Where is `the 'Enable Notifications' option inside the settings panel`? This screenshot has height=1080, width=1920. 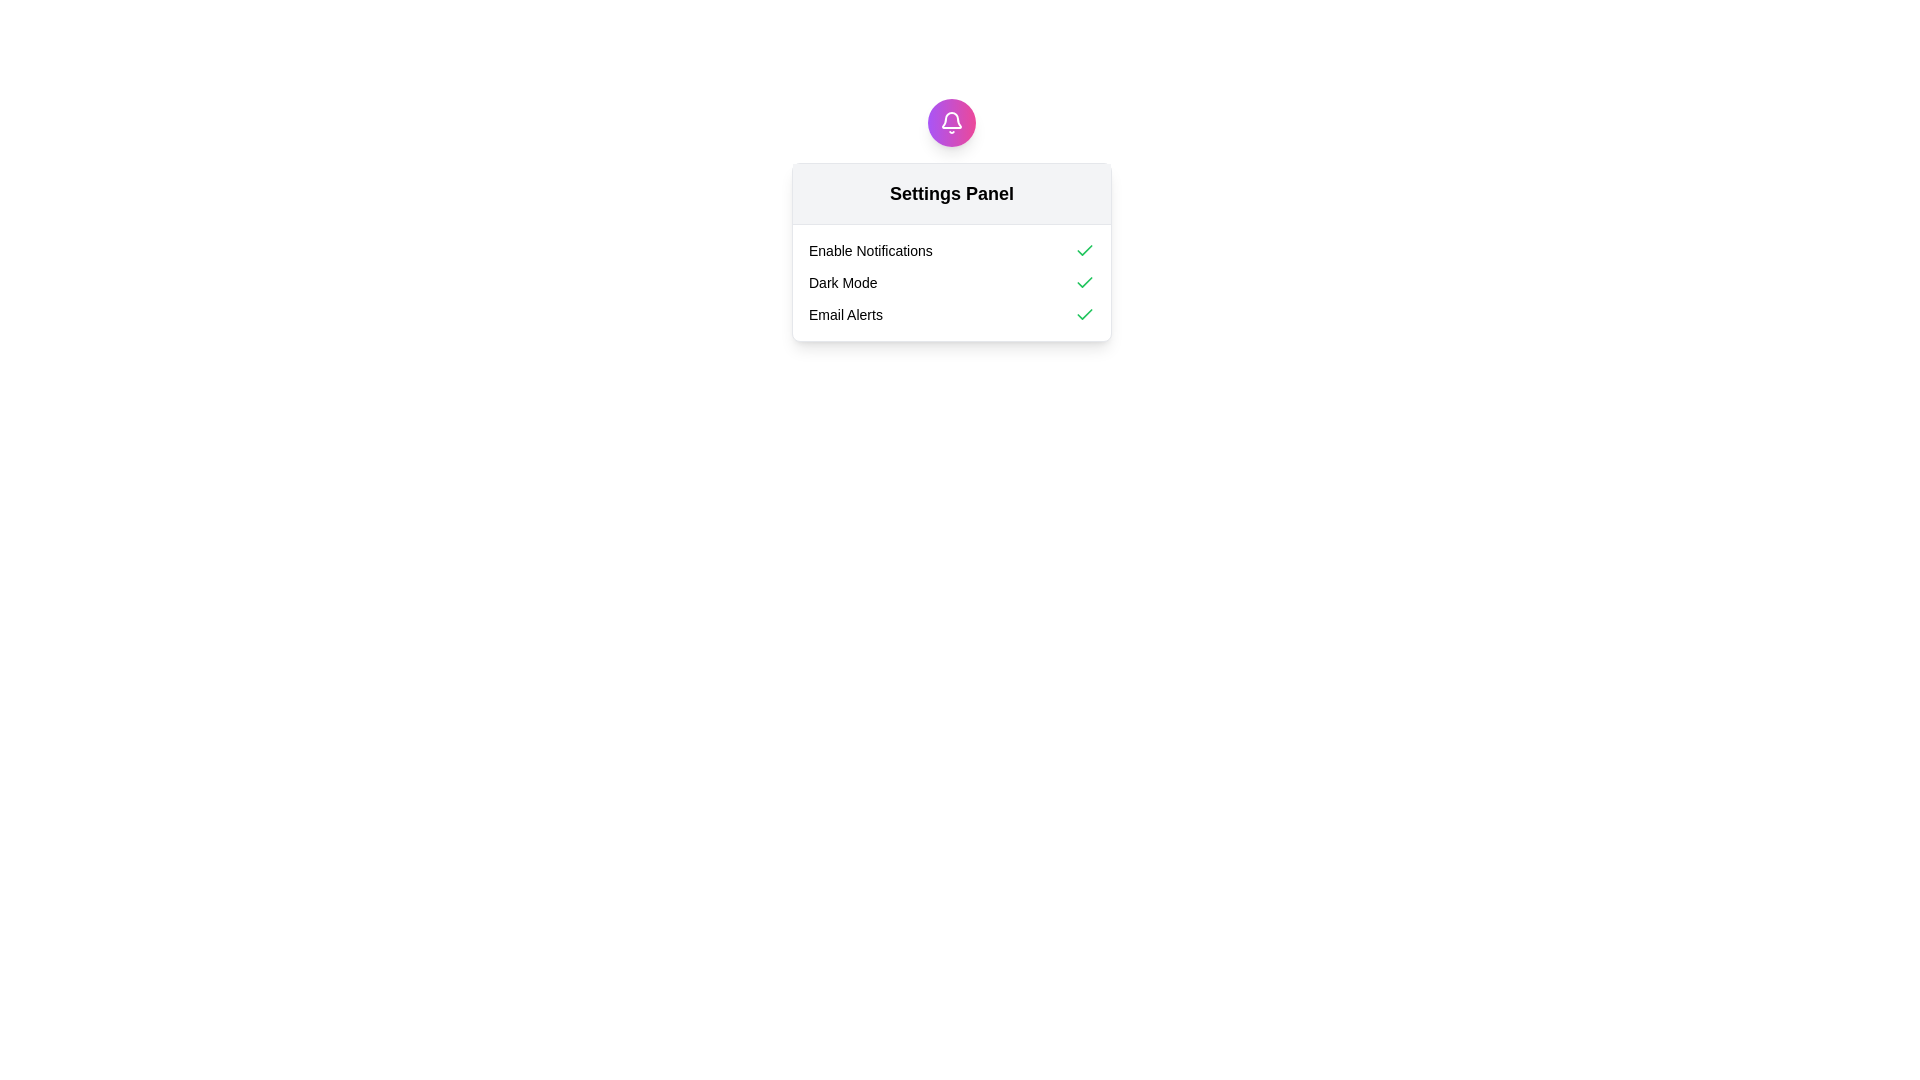 the 'Enable Notifications' option inside the settings panel is located at coordinates (950, 251).